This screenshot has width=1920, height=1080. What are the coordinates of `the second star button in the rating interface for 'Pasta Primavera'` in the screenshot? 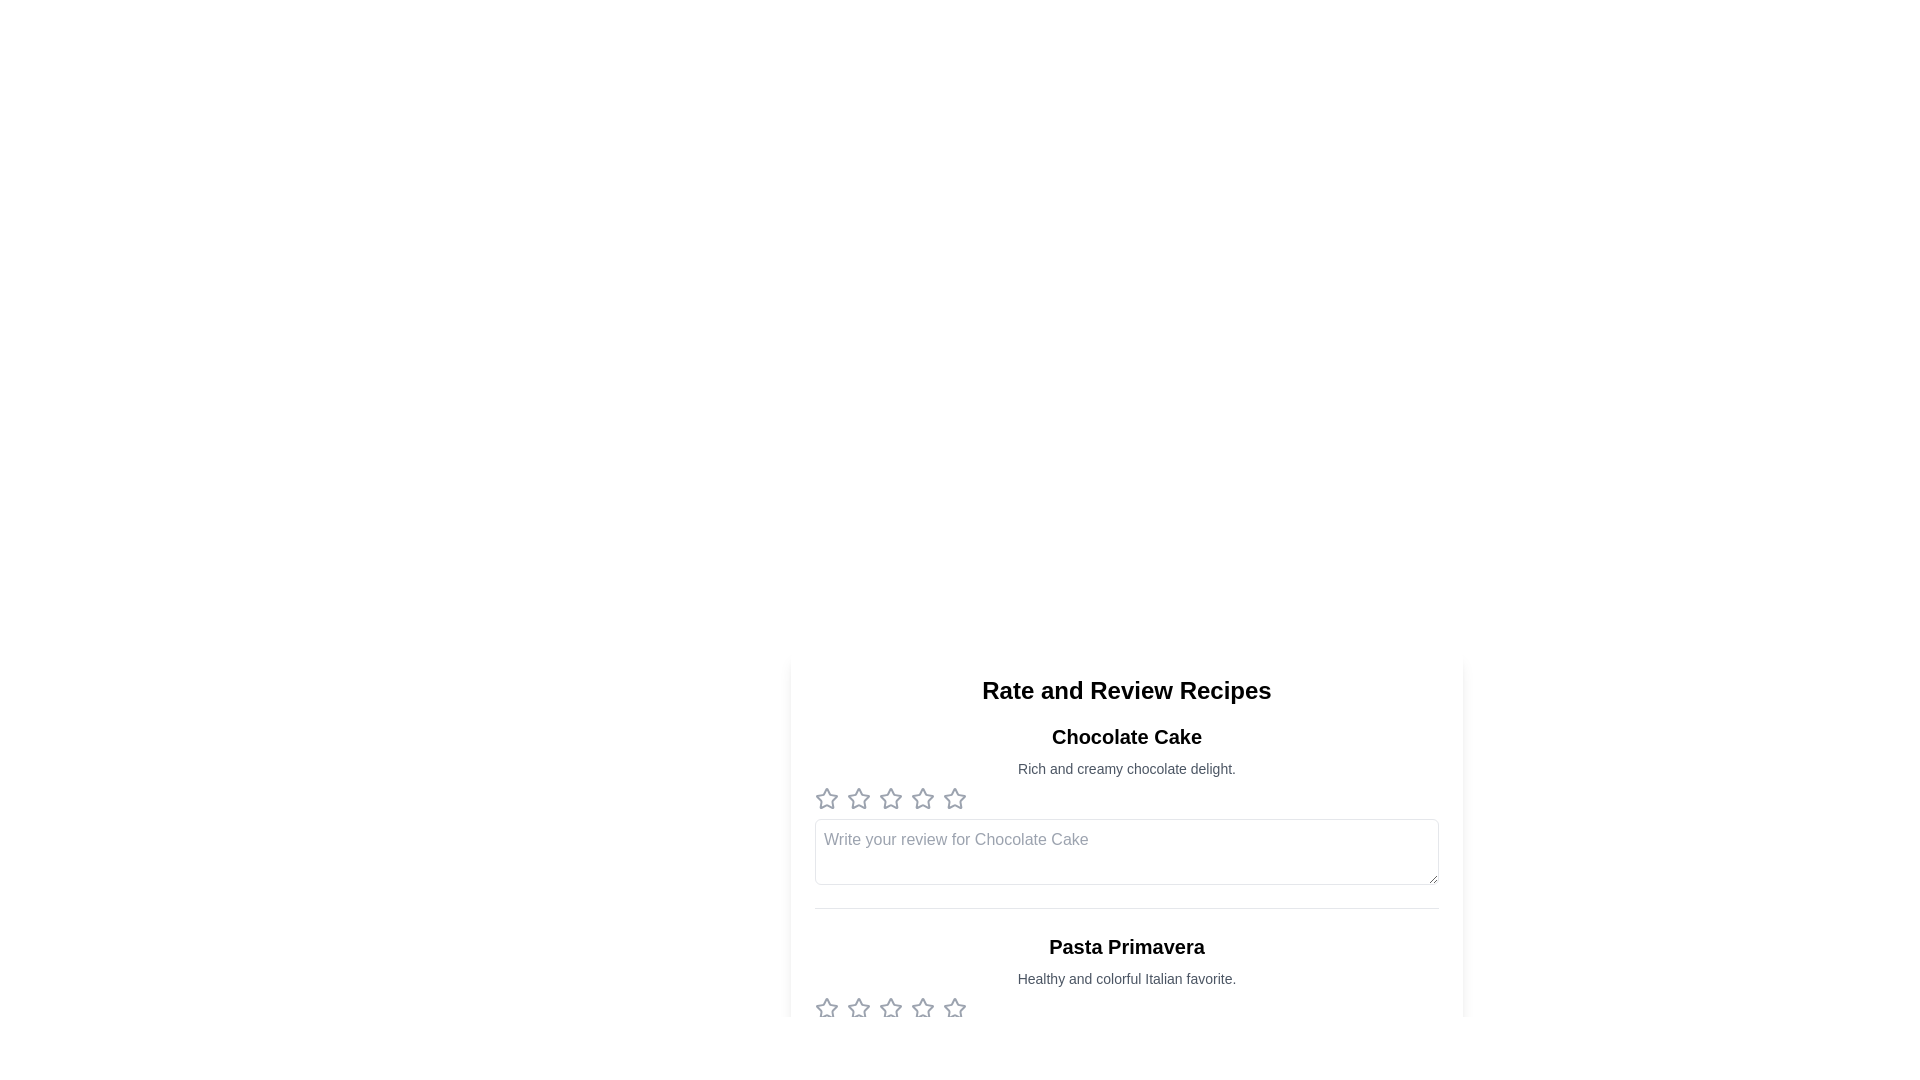 It's located at (859, 1009).